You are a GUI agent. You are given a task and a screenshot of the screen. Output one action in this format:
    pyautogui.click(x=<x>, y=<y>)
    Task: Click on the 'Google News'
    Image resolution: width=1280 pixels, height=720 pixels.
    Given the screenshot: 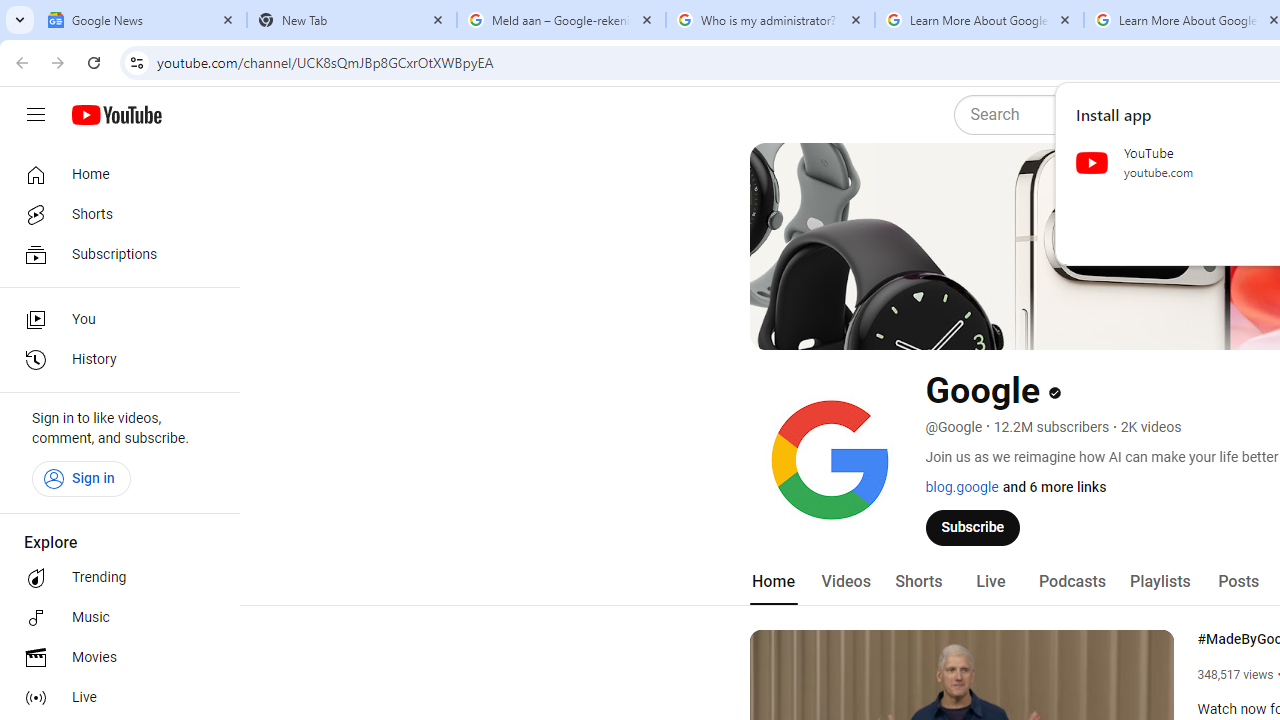 What is the action you would take?
    pyautogui.click(x=141, y=20)
    